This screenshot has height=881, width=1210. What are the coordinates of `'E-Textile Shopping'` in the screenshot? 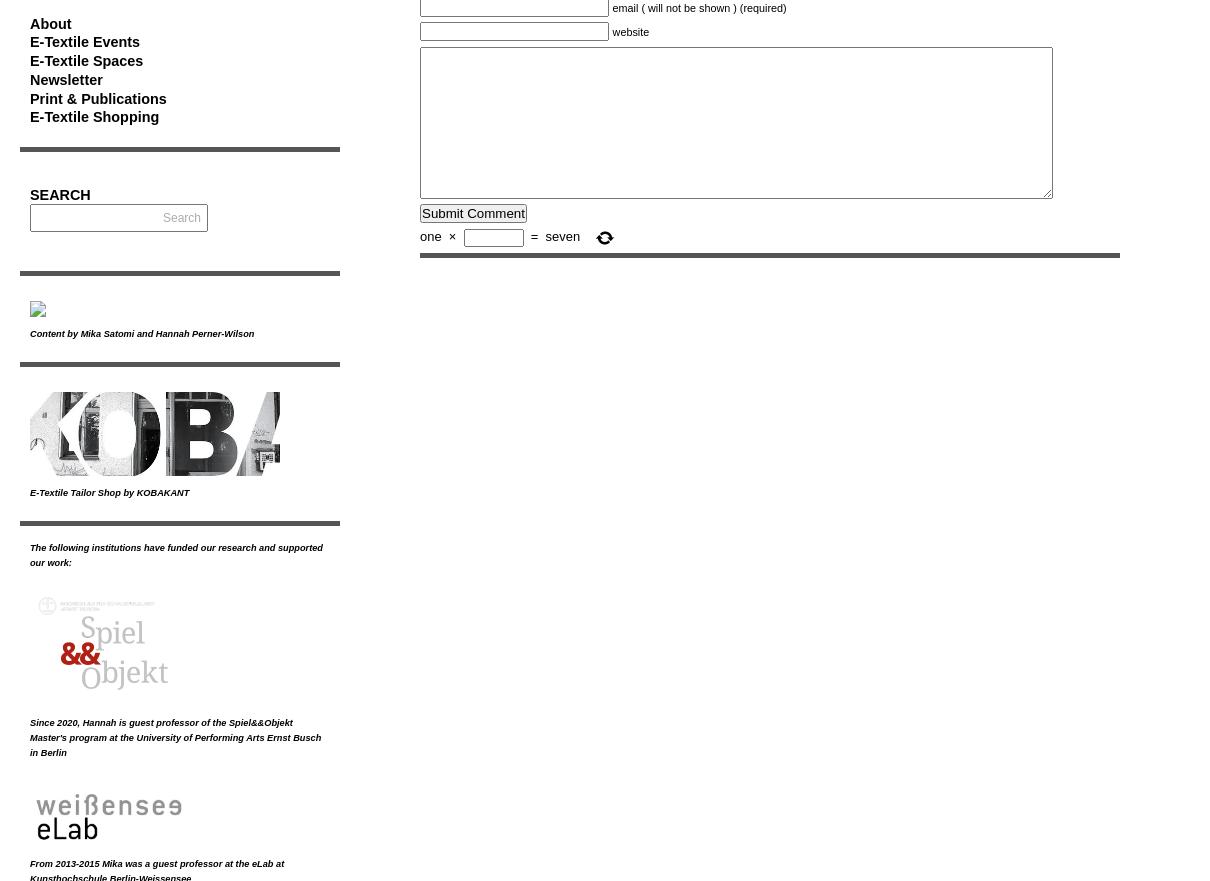 It's located at (29, 116).